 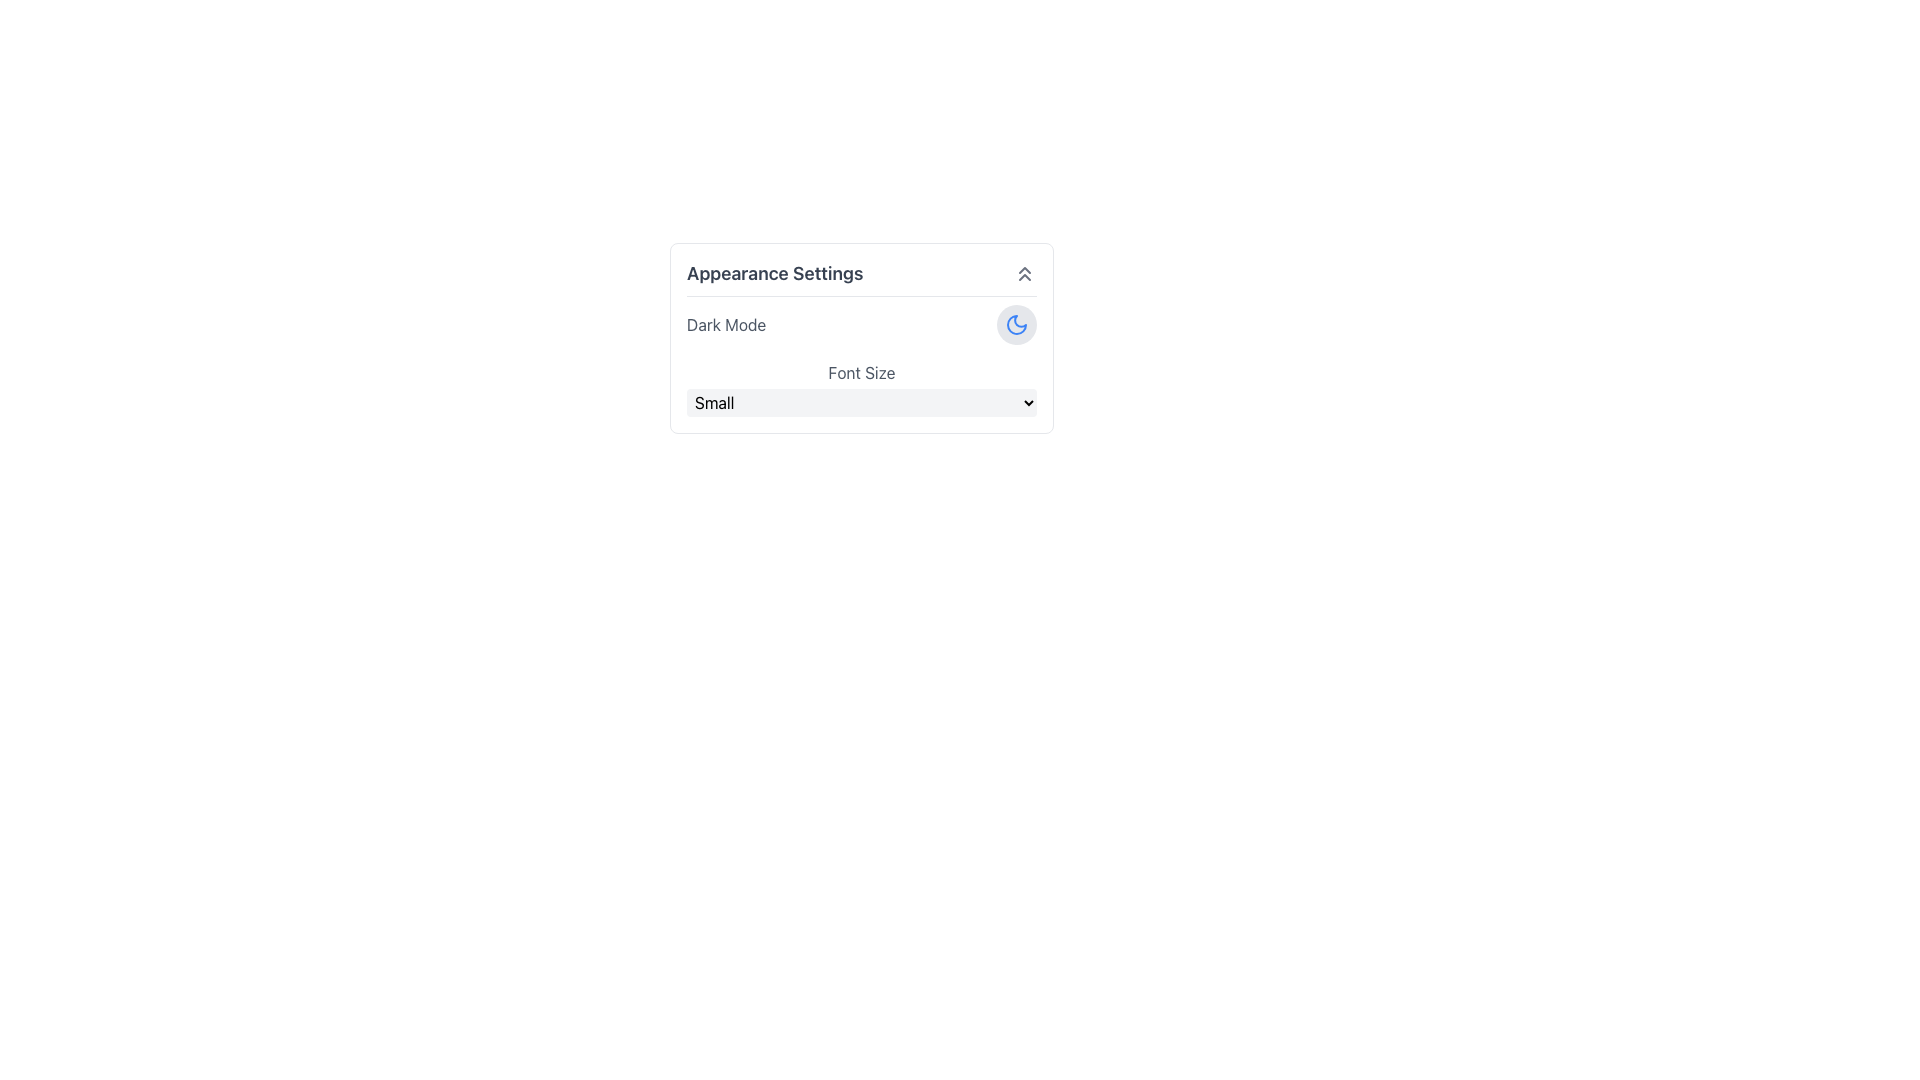 What do you see at coordinates (1017, 323) in the screenshot?
I see `the circular toggle button with a moon icon` at bounding box center [1017, 323].